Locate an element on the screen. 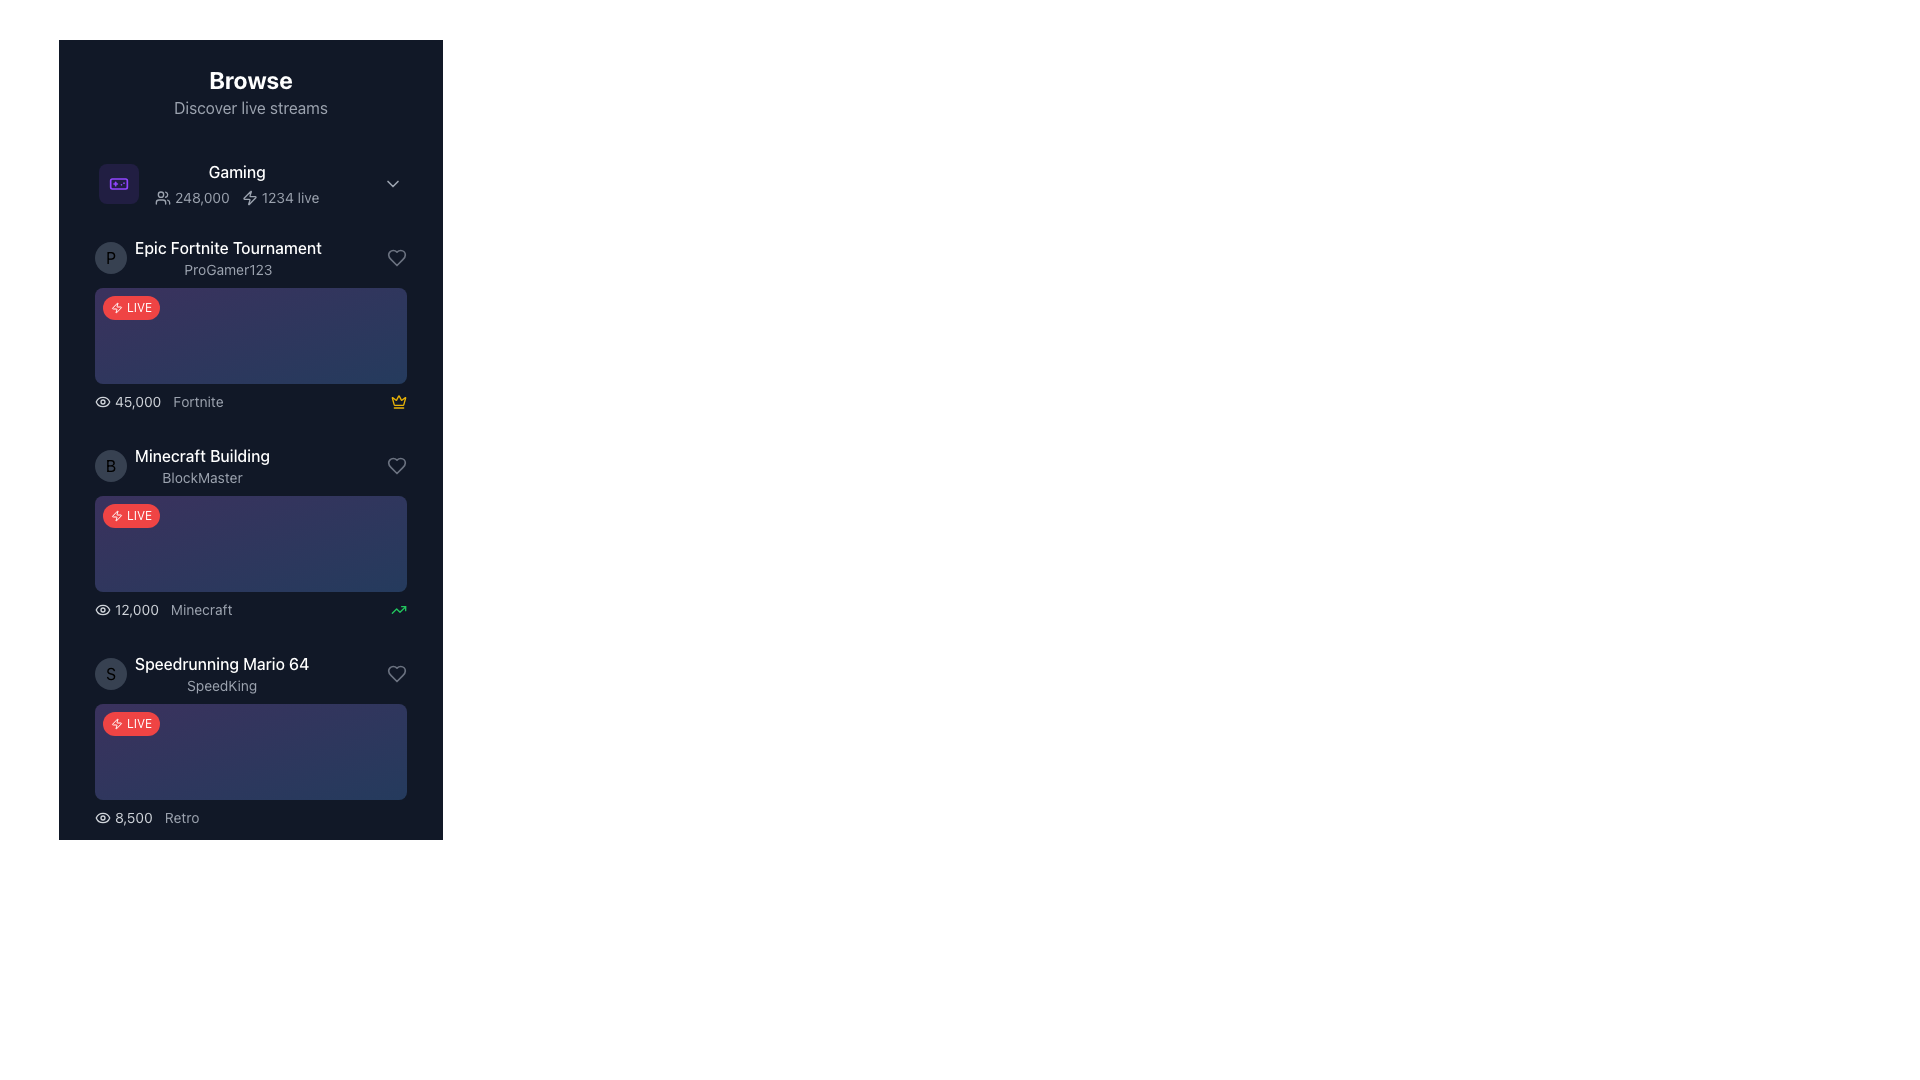 This screenshot has height=1080, width=1920. the text label displaying 'Minecraft' in light gray font, located to the right of the viewer count and an eye icon, within a live stream entry row is located at coordinates (201, 608).